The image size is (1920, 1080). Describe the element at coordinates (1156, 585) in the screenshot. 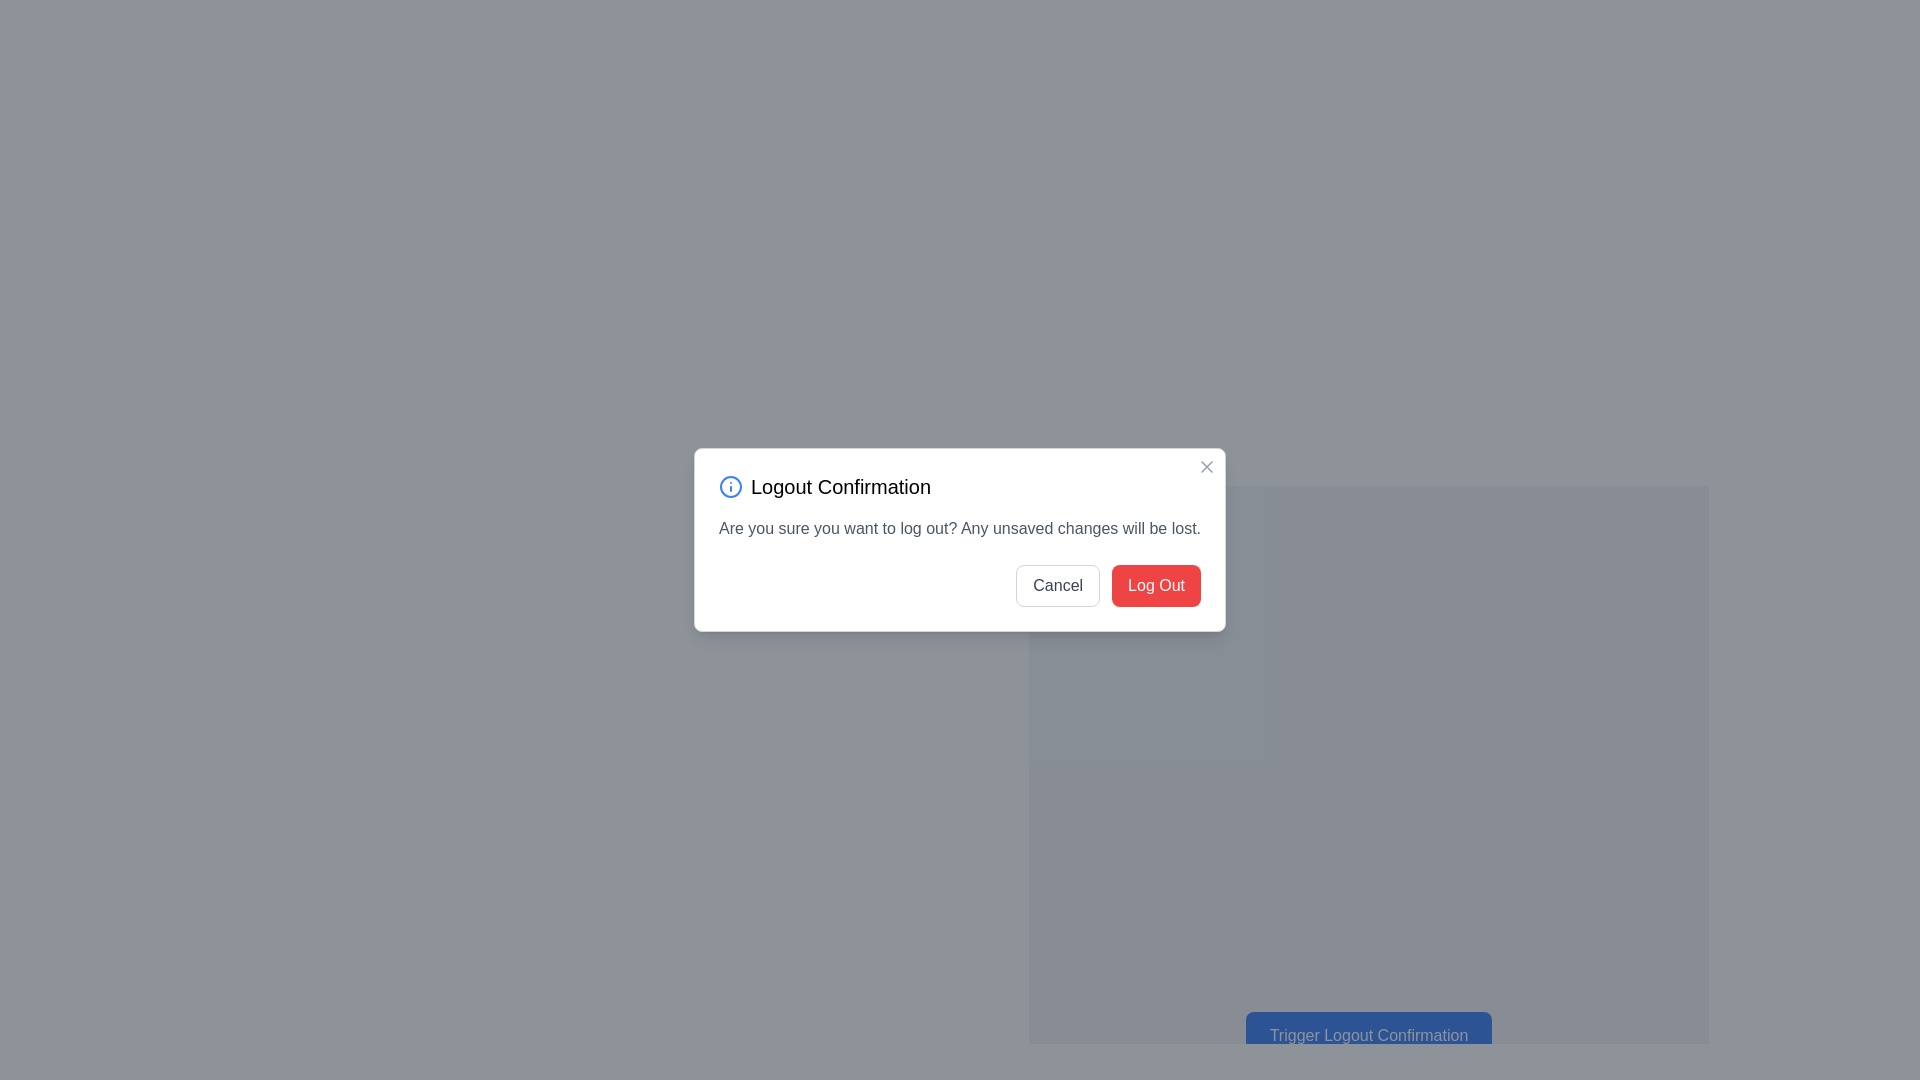

I see `the 'Log Out' button with a red background and white bold text in the 'Logout Confirmation' modal to confirm logout` at that location.